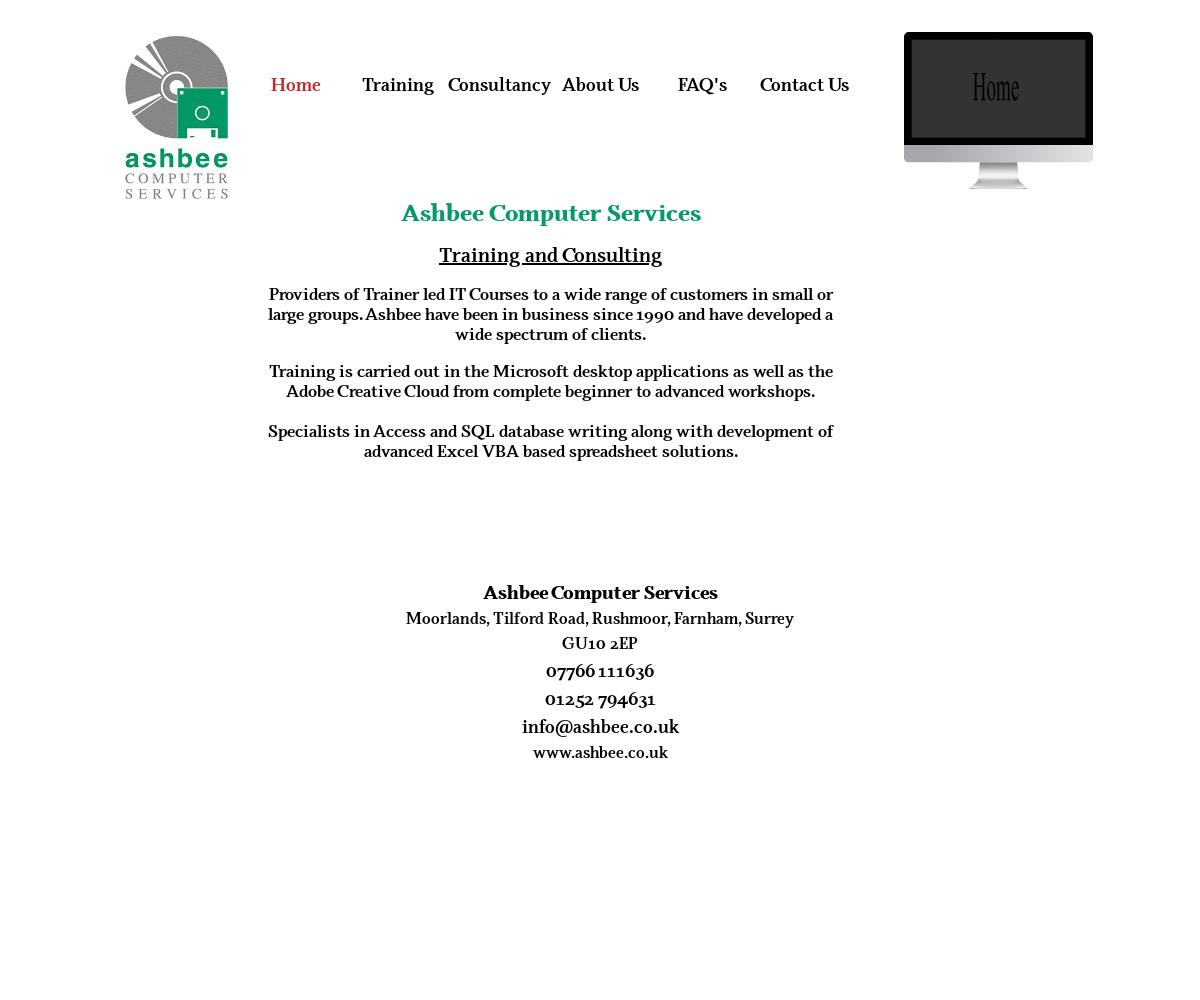 This screenshot has width=1200, height=1000. What do you see at coordinates (600, 670) in the screenshot?
I see `'07766 111636'` at bounding box center [600, 670].